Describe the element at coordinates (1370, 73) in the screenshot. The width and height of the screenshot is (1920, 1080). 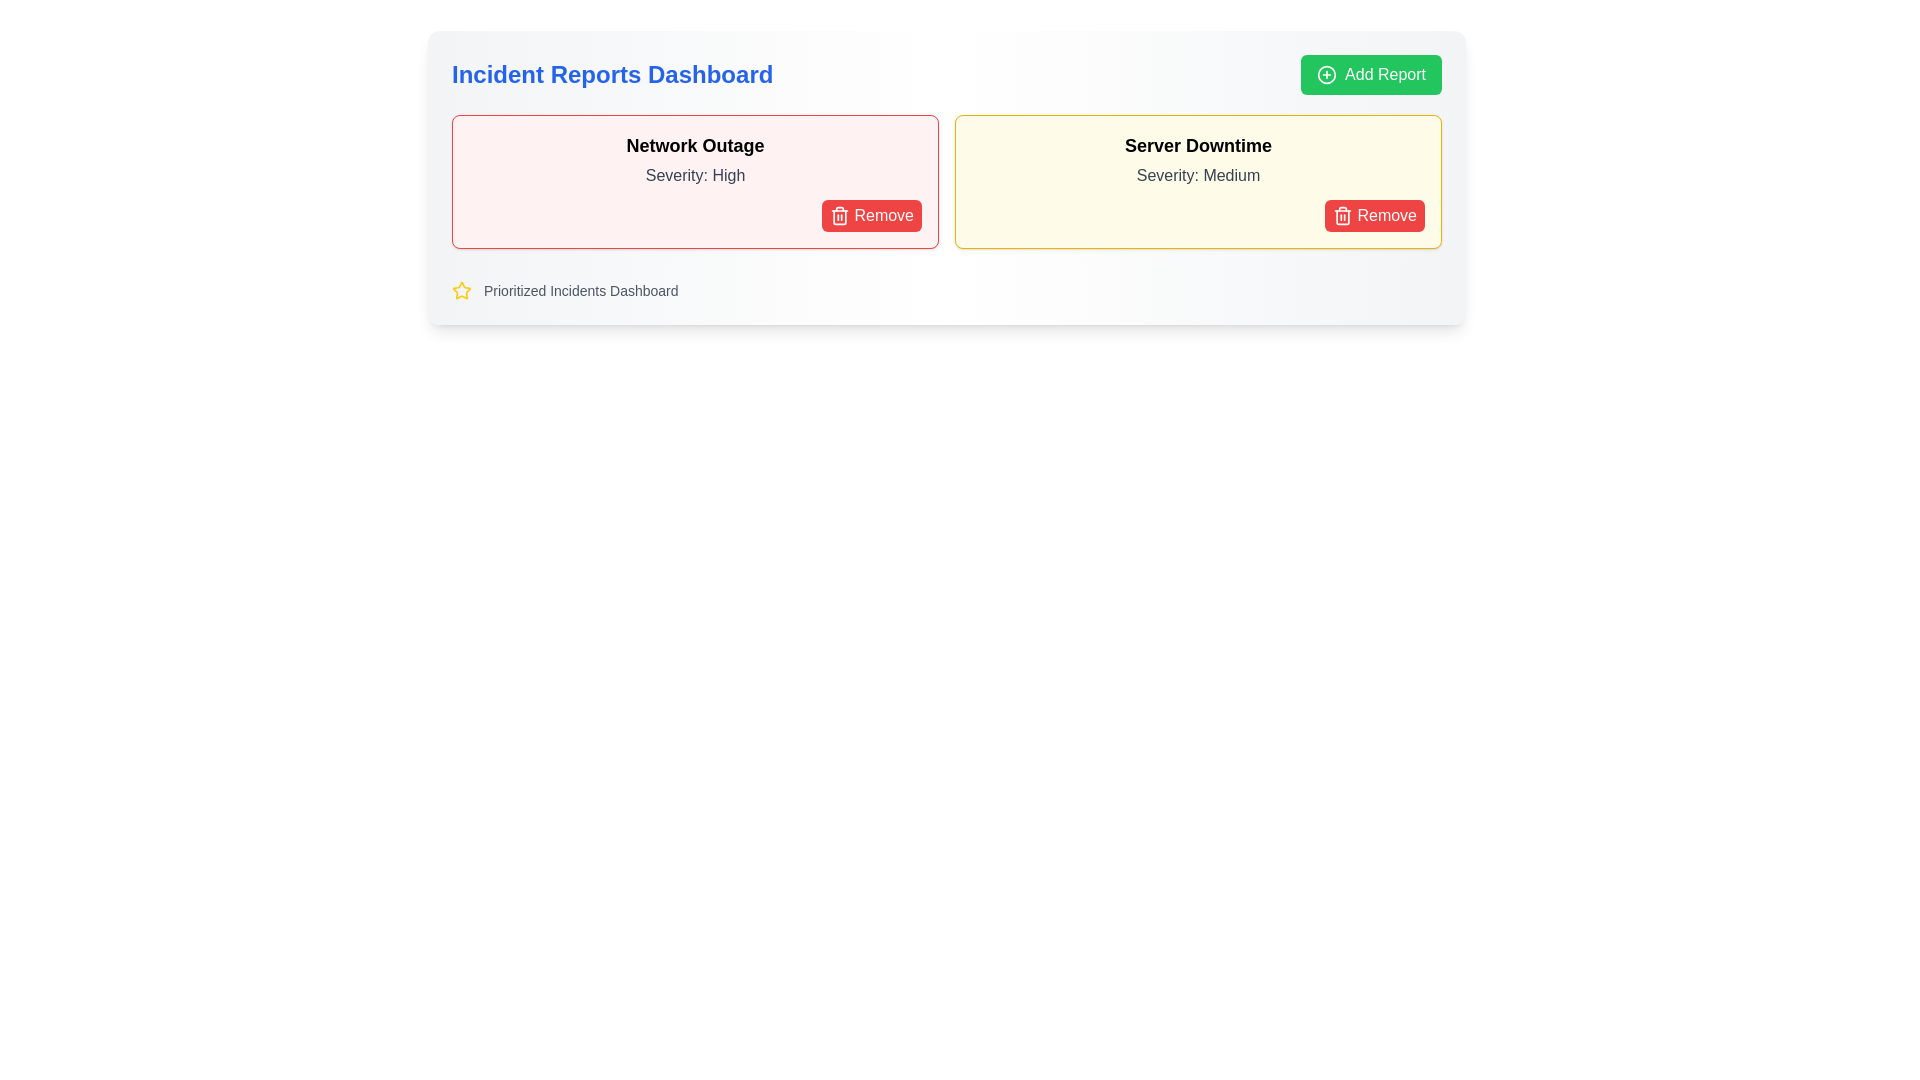
I see `the 'Add New Report' button located in the top-right corner of the 'Incident Reports Dashboard'` at that location.